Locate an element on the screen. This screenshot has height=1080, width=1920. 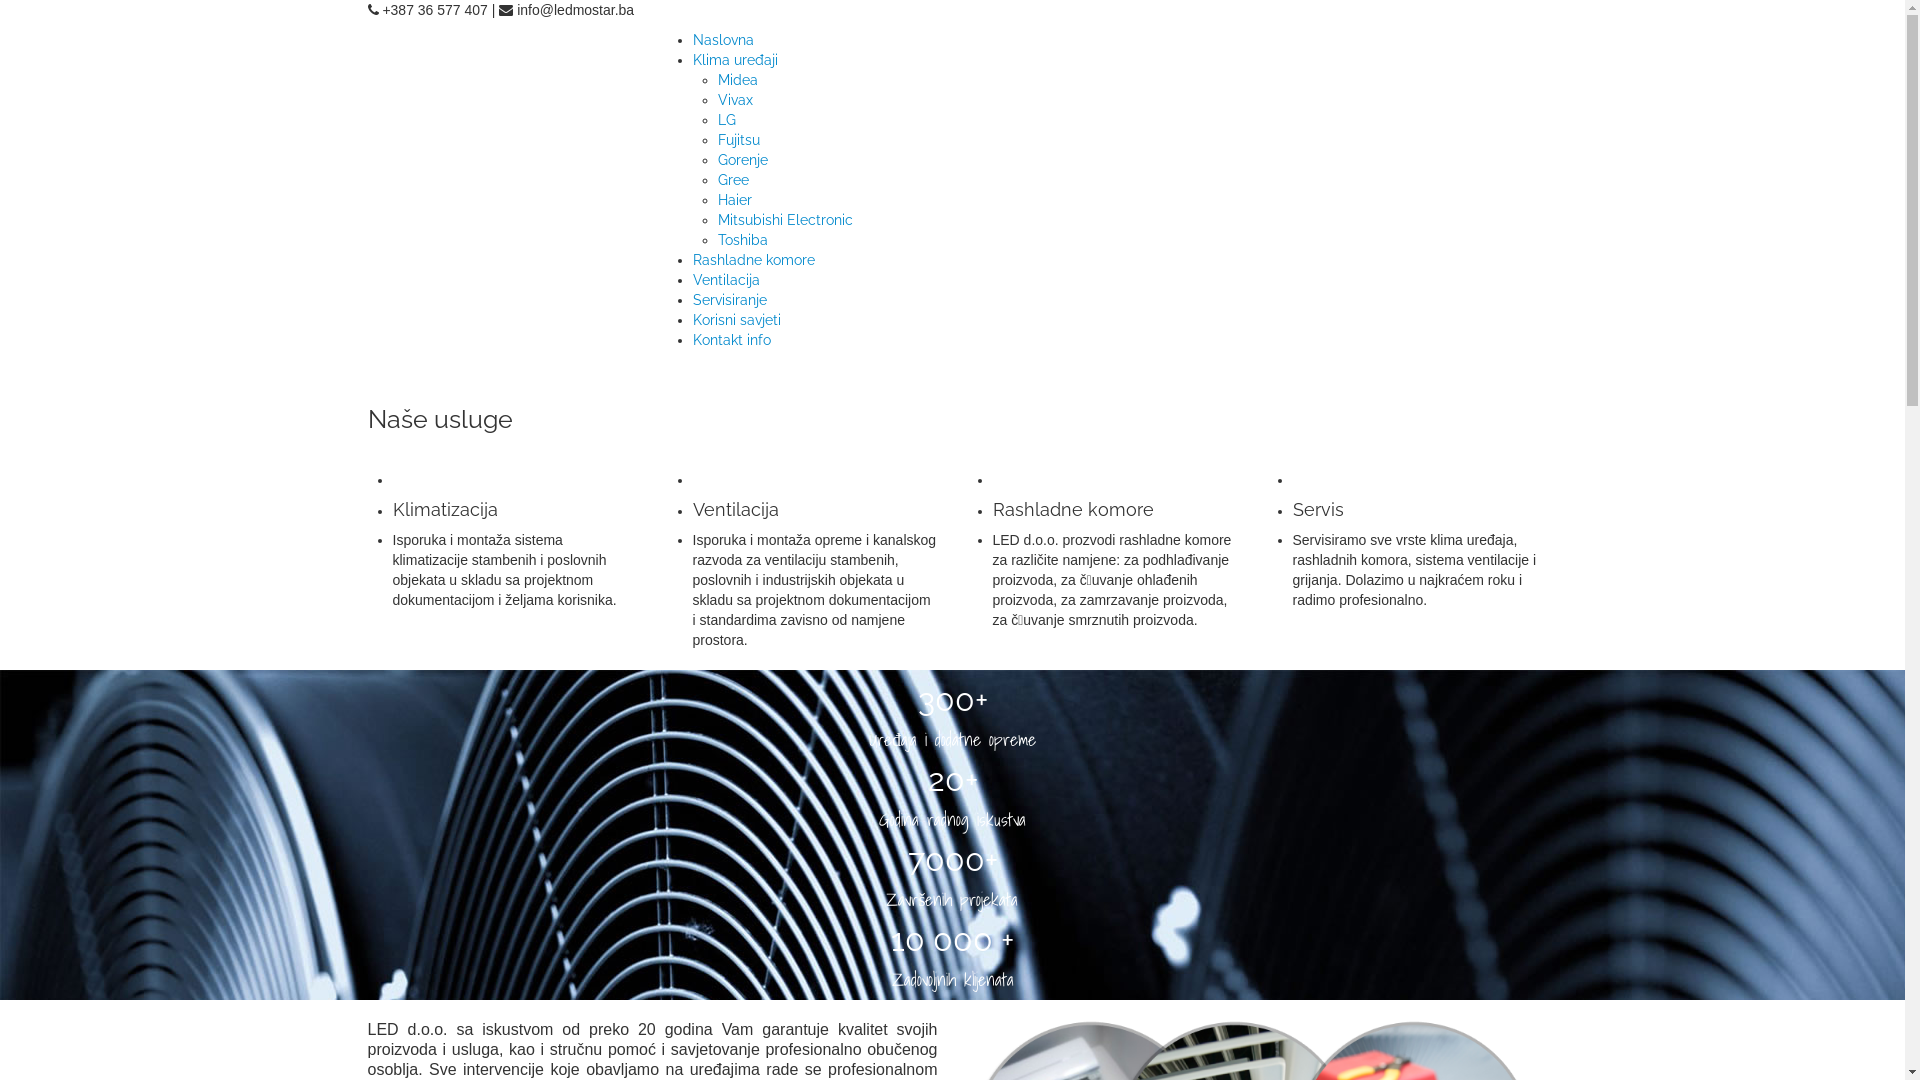
'Haier' is located at coordinates (733, 200).